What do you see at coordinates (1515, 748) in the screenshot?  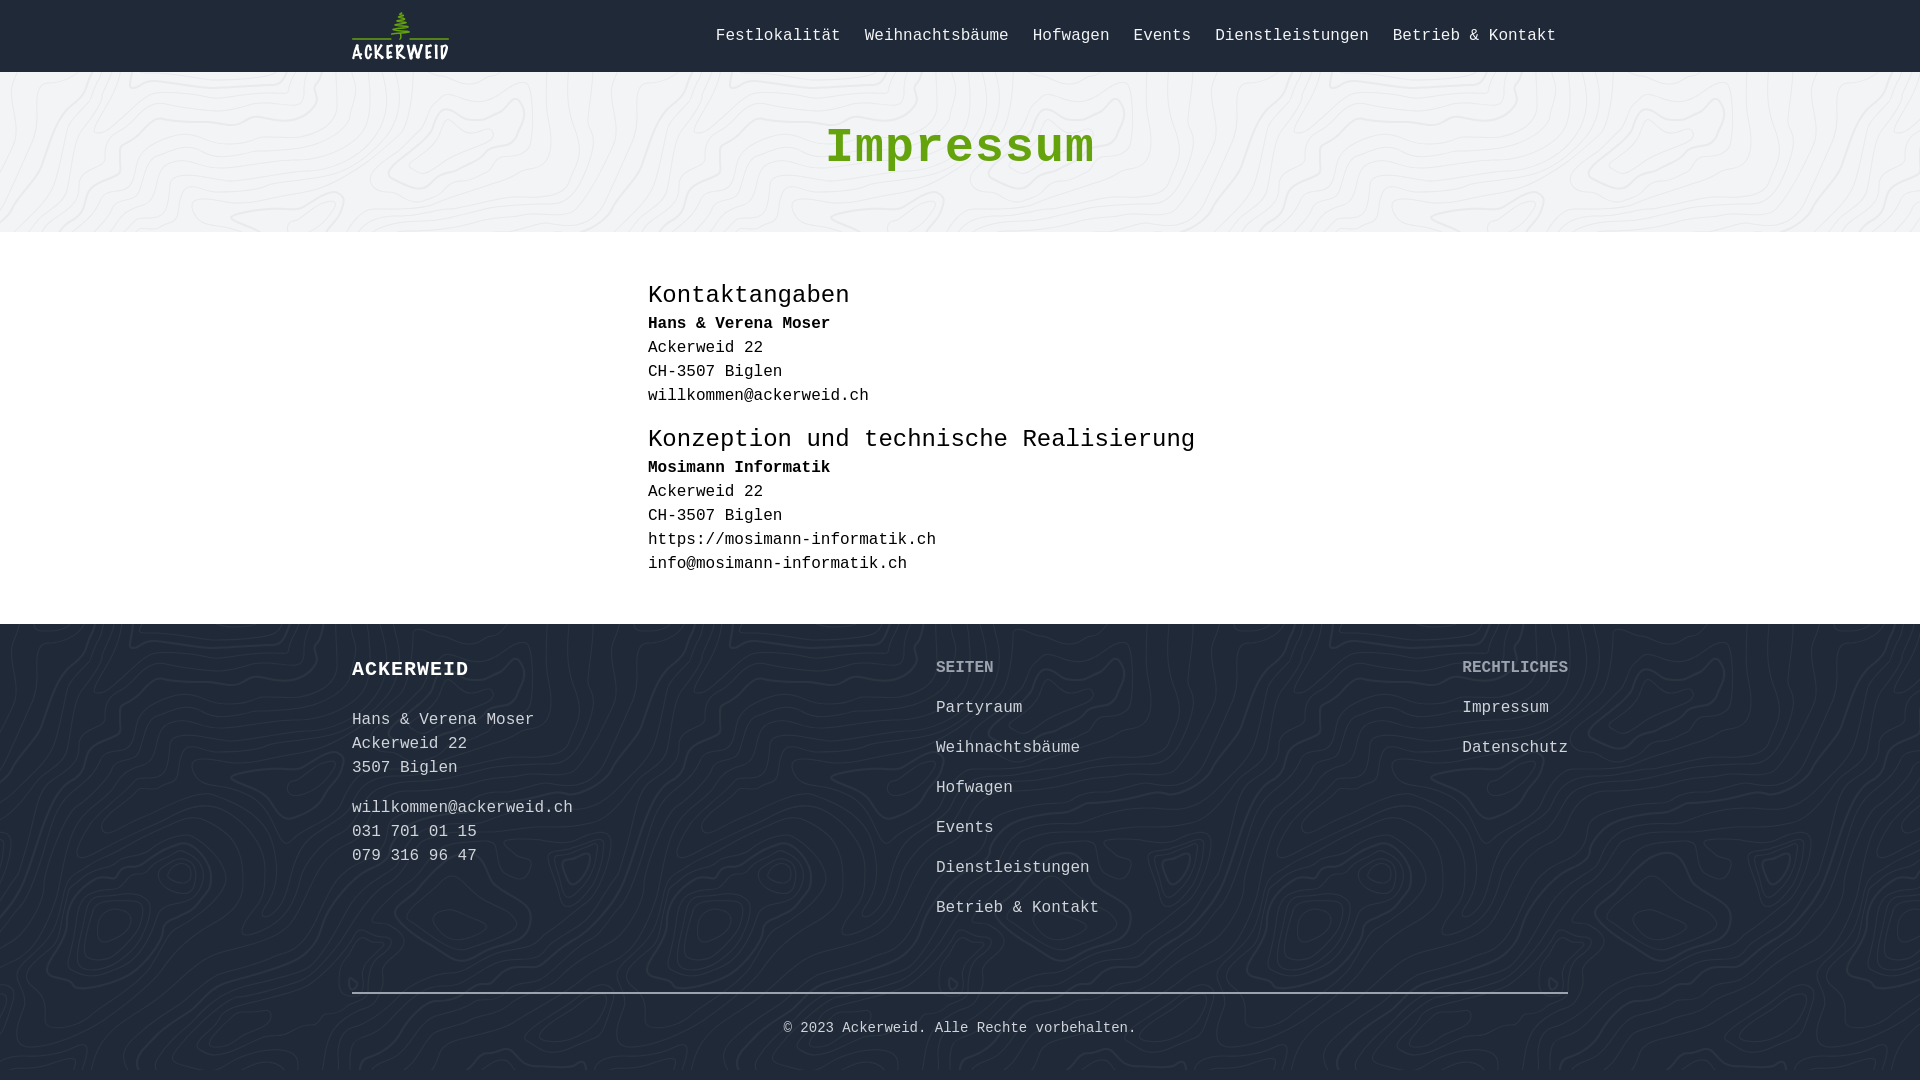 I see `'Datenschutz'` at bounding box center [1515, 748].